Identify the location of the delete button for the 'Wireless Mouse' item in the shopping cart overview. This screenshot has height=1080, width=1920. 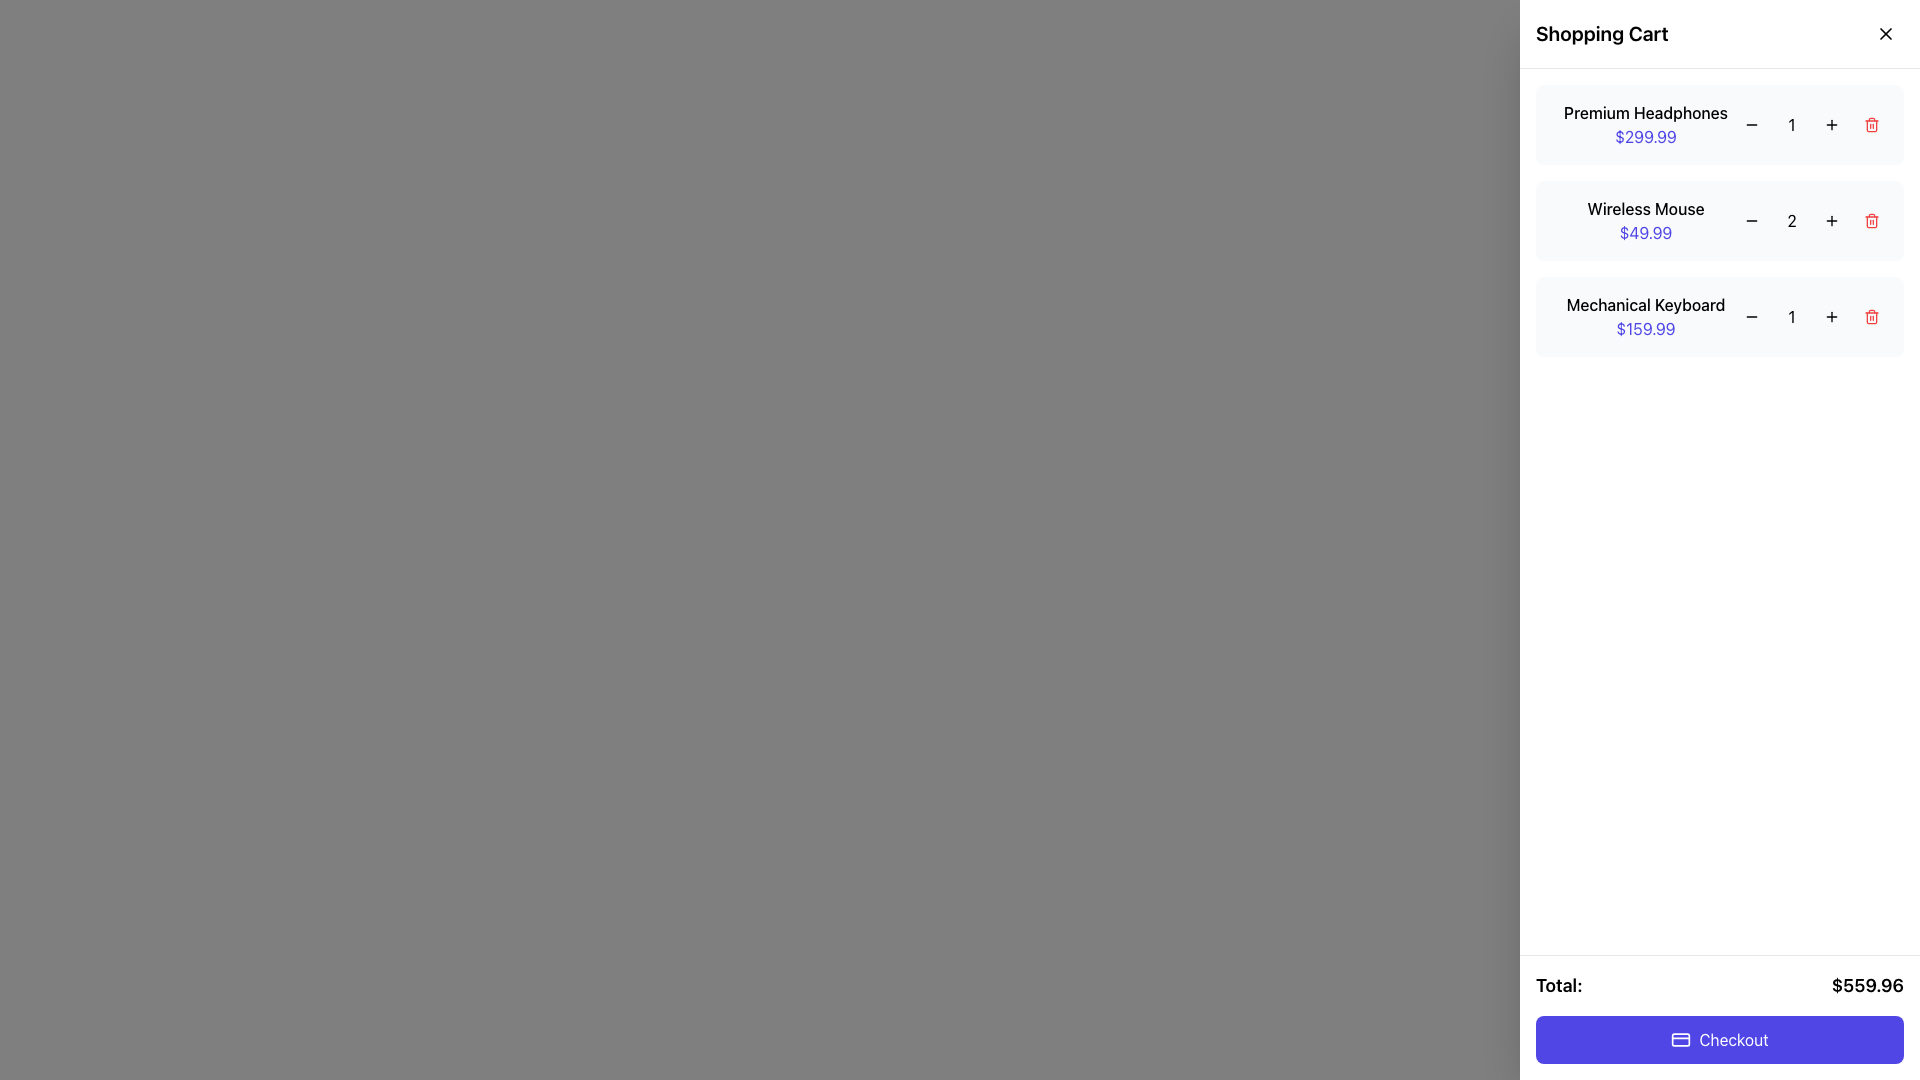
(1871, 220).